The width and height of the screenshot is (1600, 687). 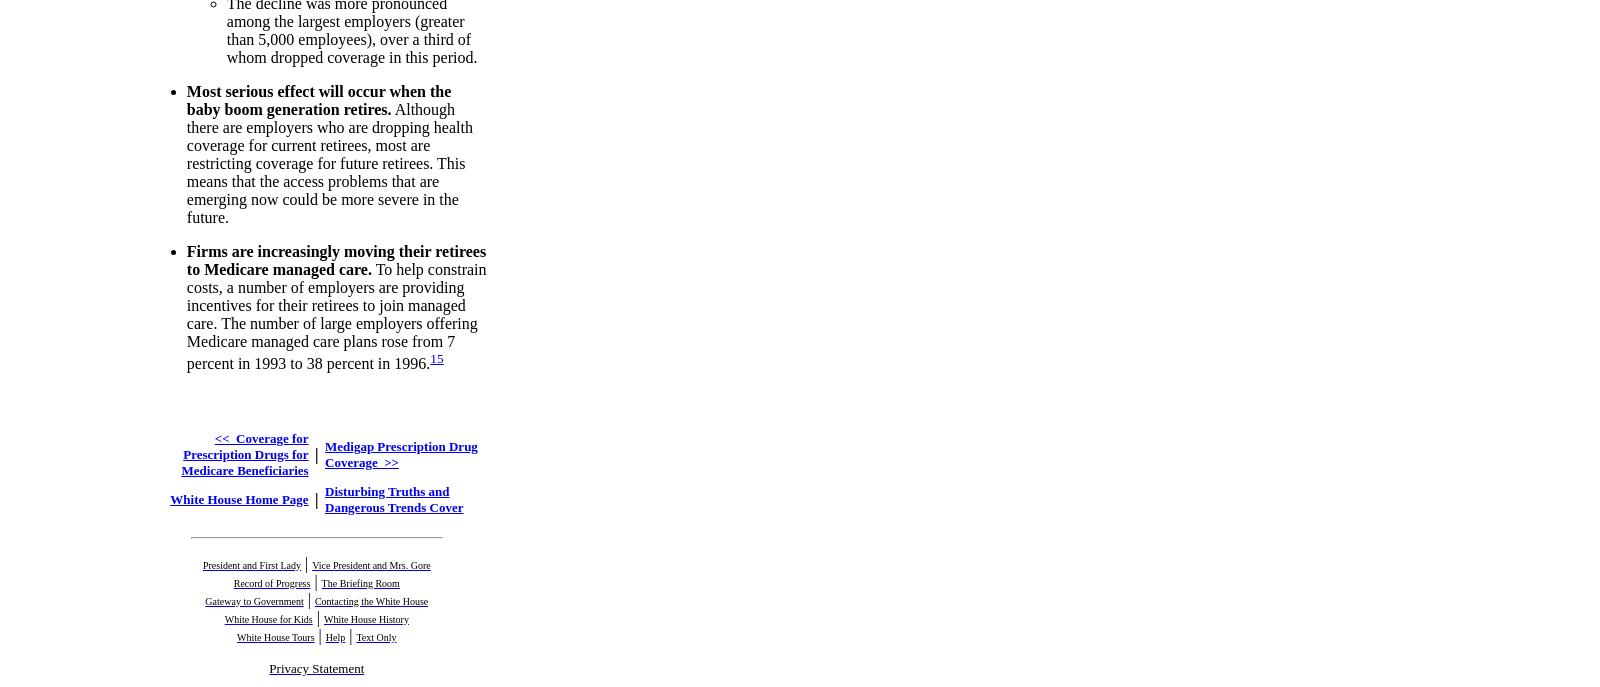 I want to click on 'Privacy Statement', so click(x=316, y=666).